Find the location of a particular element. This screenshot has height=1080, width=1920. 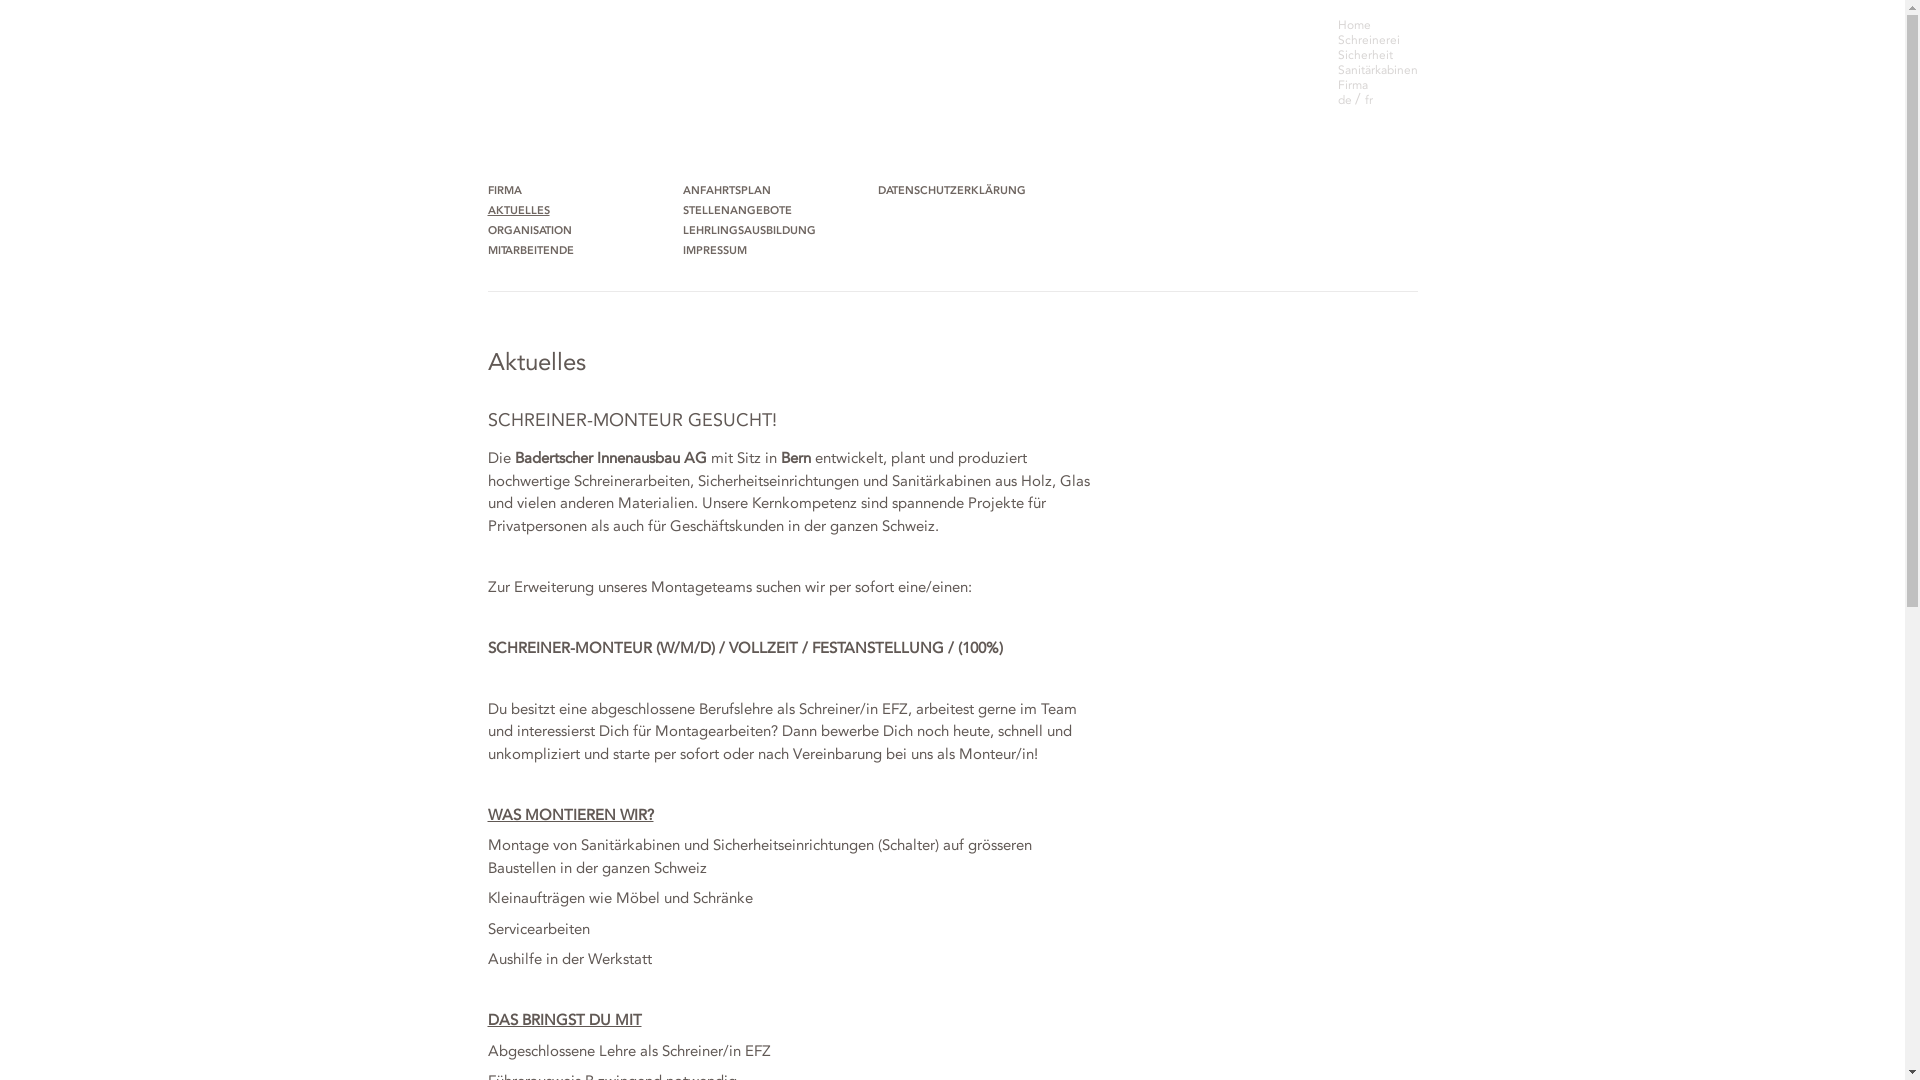

'ORGANISATION' is located at coordinates (488, 230).